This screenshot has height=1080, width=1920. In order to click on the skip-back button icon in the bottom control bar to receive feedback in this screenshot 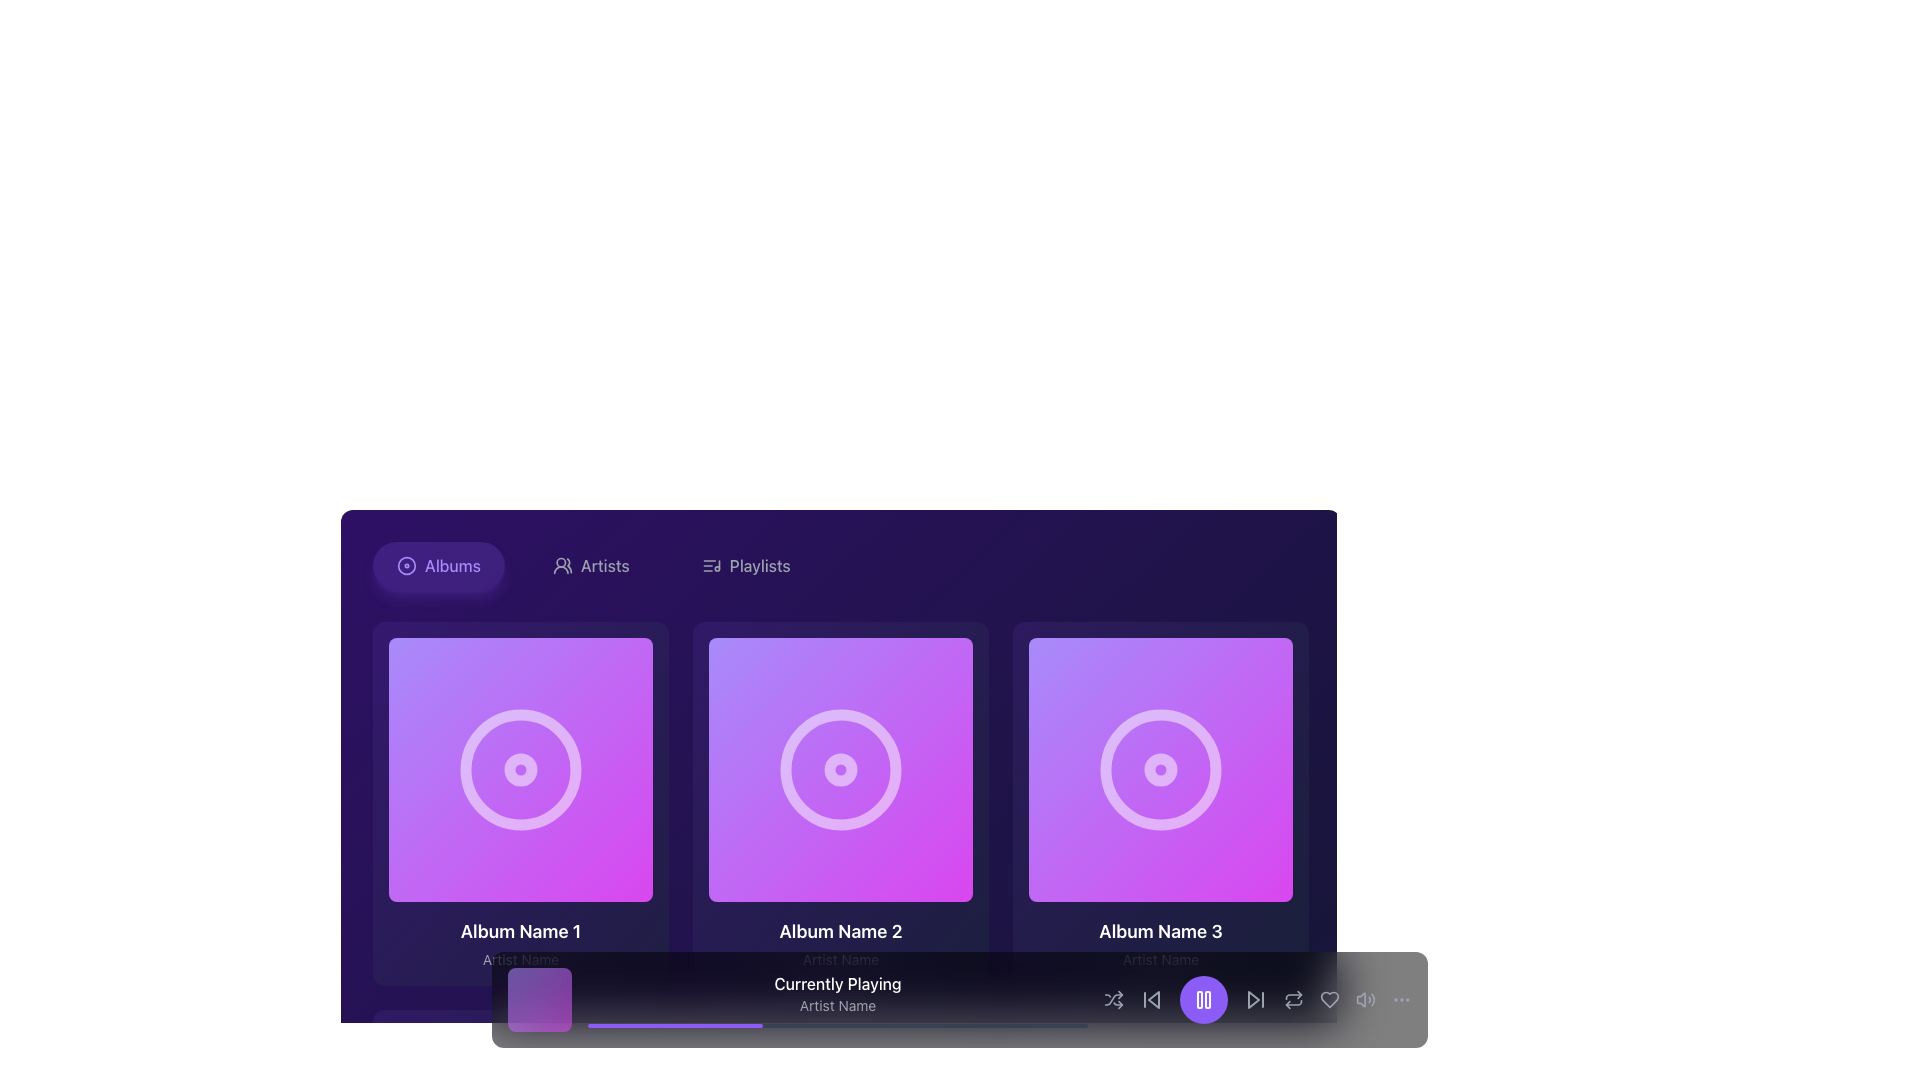, I will do `click(1153, 999)`.